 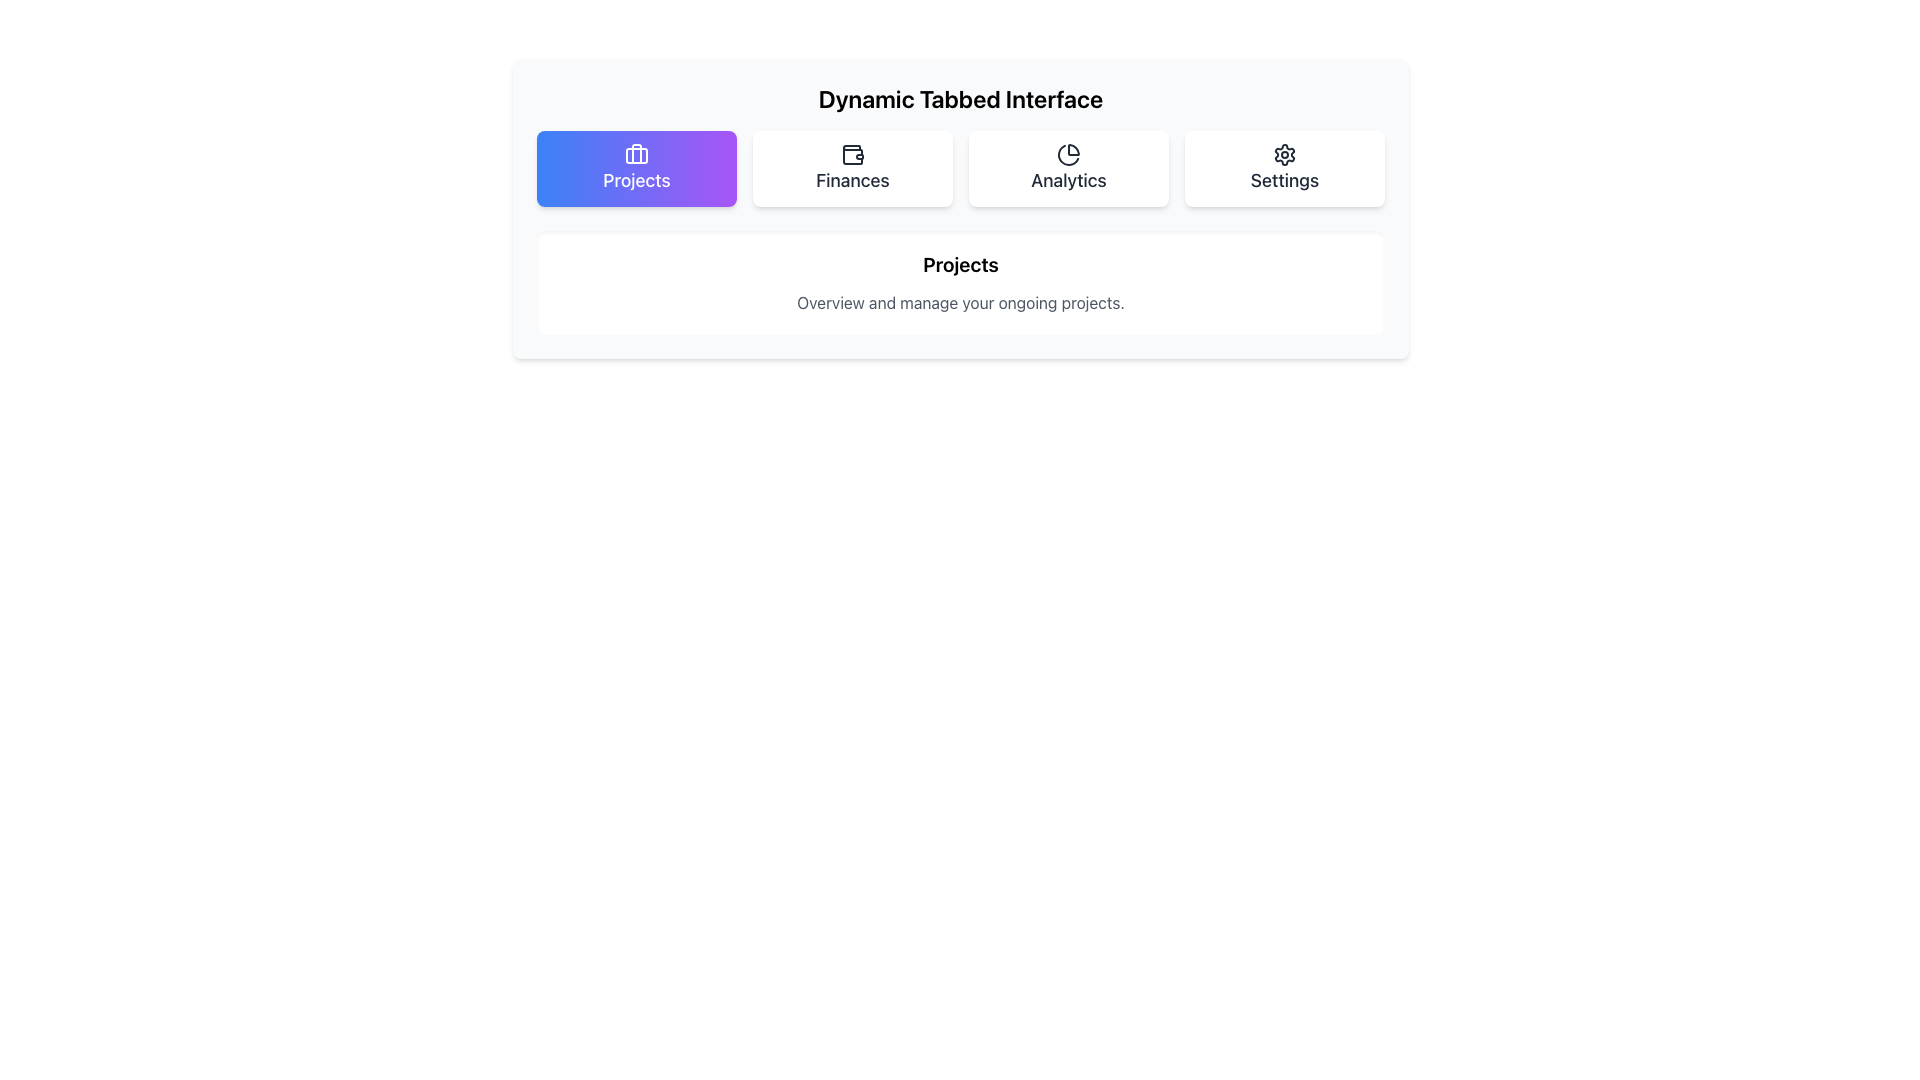 What do you see at coordinates (636, 153) in the screenshot?
I see `the 'Projects' icon located in the top-left section of the tabbed interface, which is centered above the text 'Projects'` at bounding box center [636, 153].